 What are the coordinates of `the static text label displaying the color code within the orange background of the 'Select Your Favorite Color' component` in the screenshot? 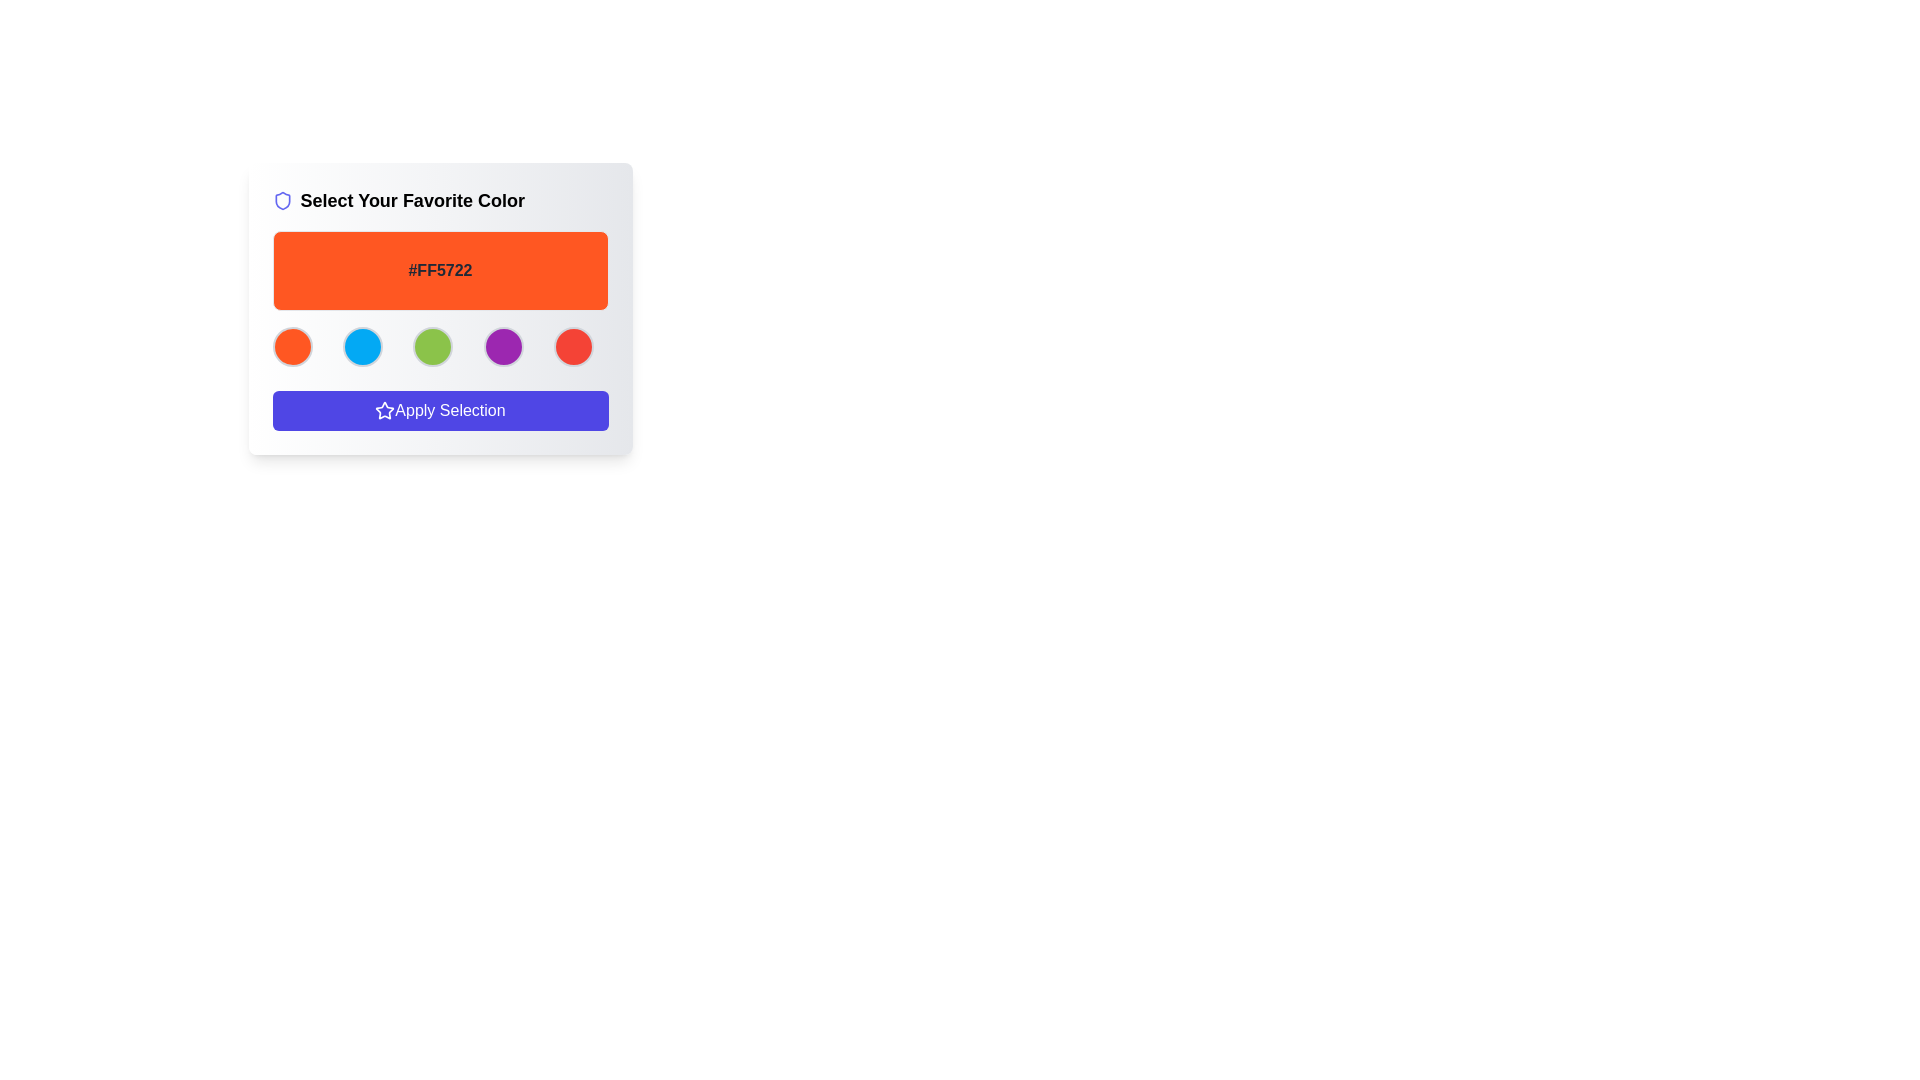 It's located at (439, 270).